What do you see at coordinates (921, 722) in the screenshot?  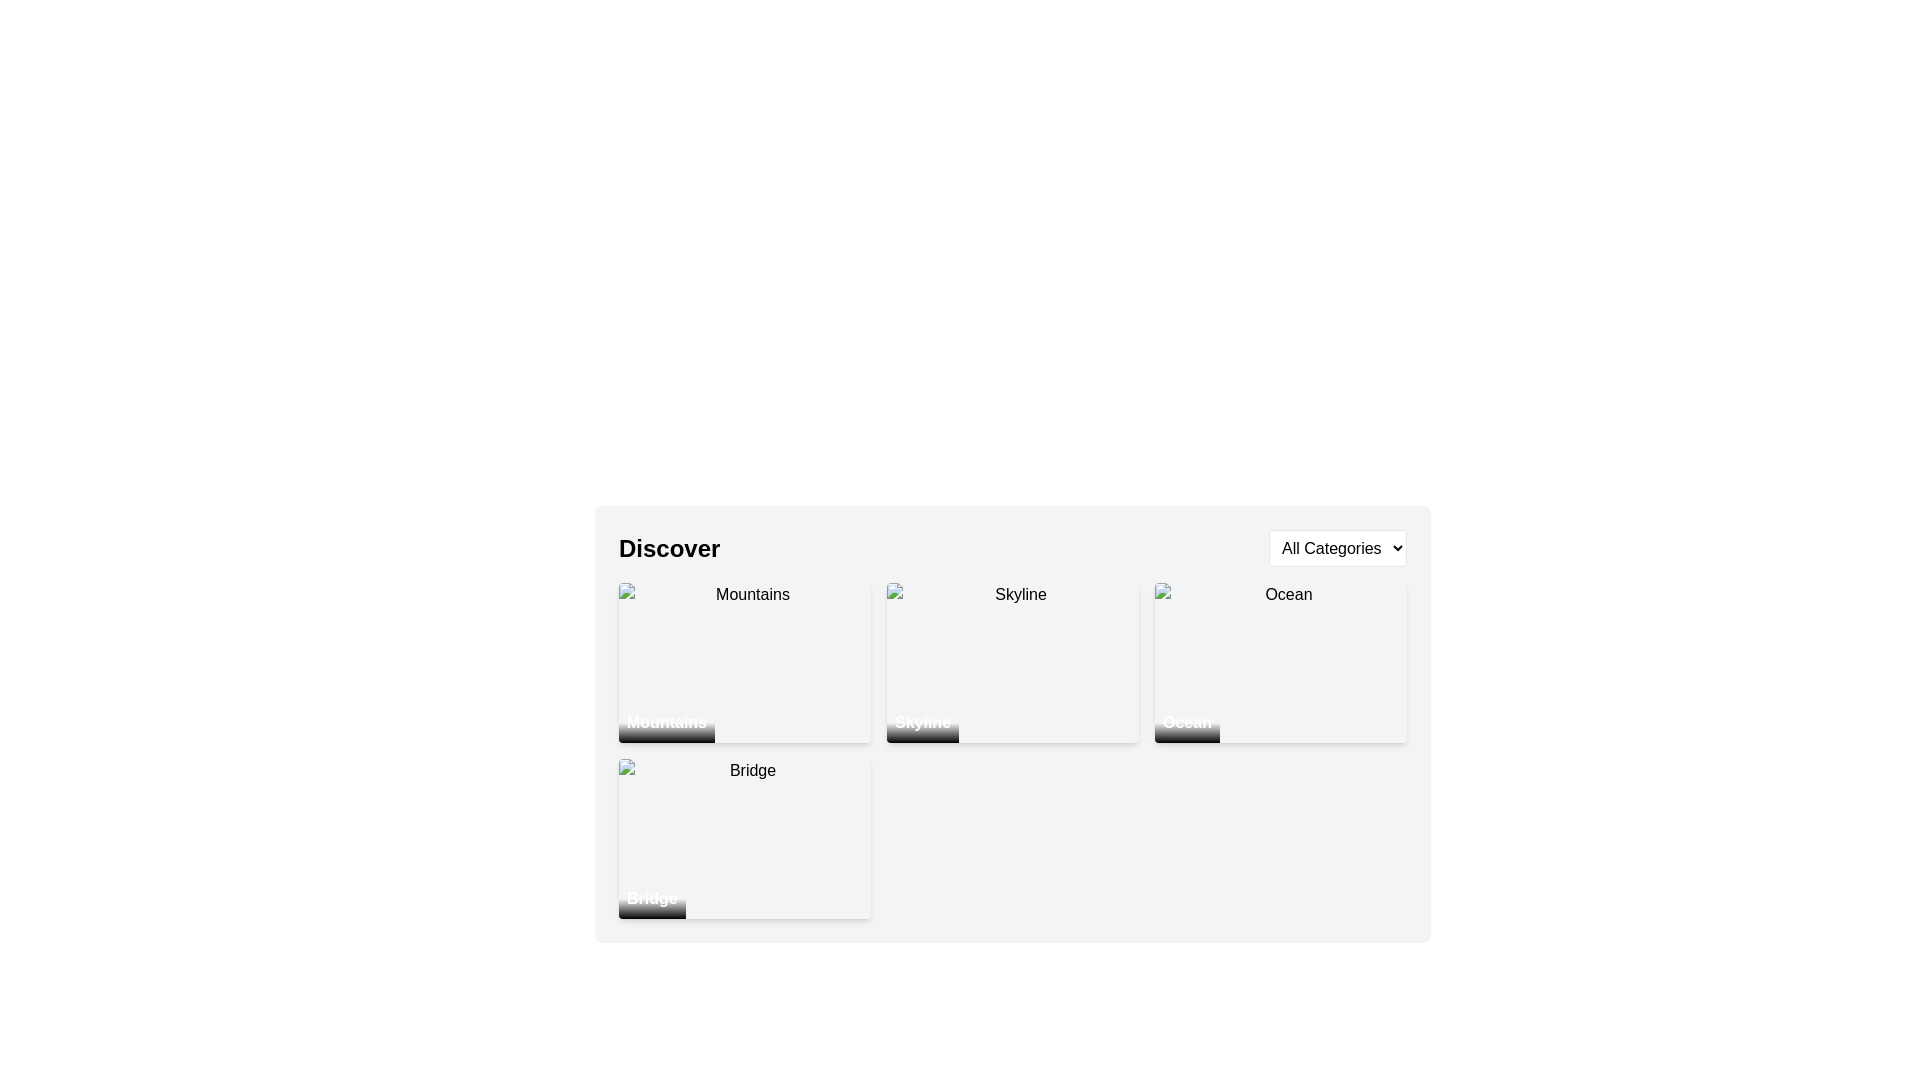 I see `text from the 'Skyline' label, which is styled in white bold font on a black-to-transparent gradient background, located at the bottom section of the second card in the top row of the grid layout` at bounding box center [921, 722].